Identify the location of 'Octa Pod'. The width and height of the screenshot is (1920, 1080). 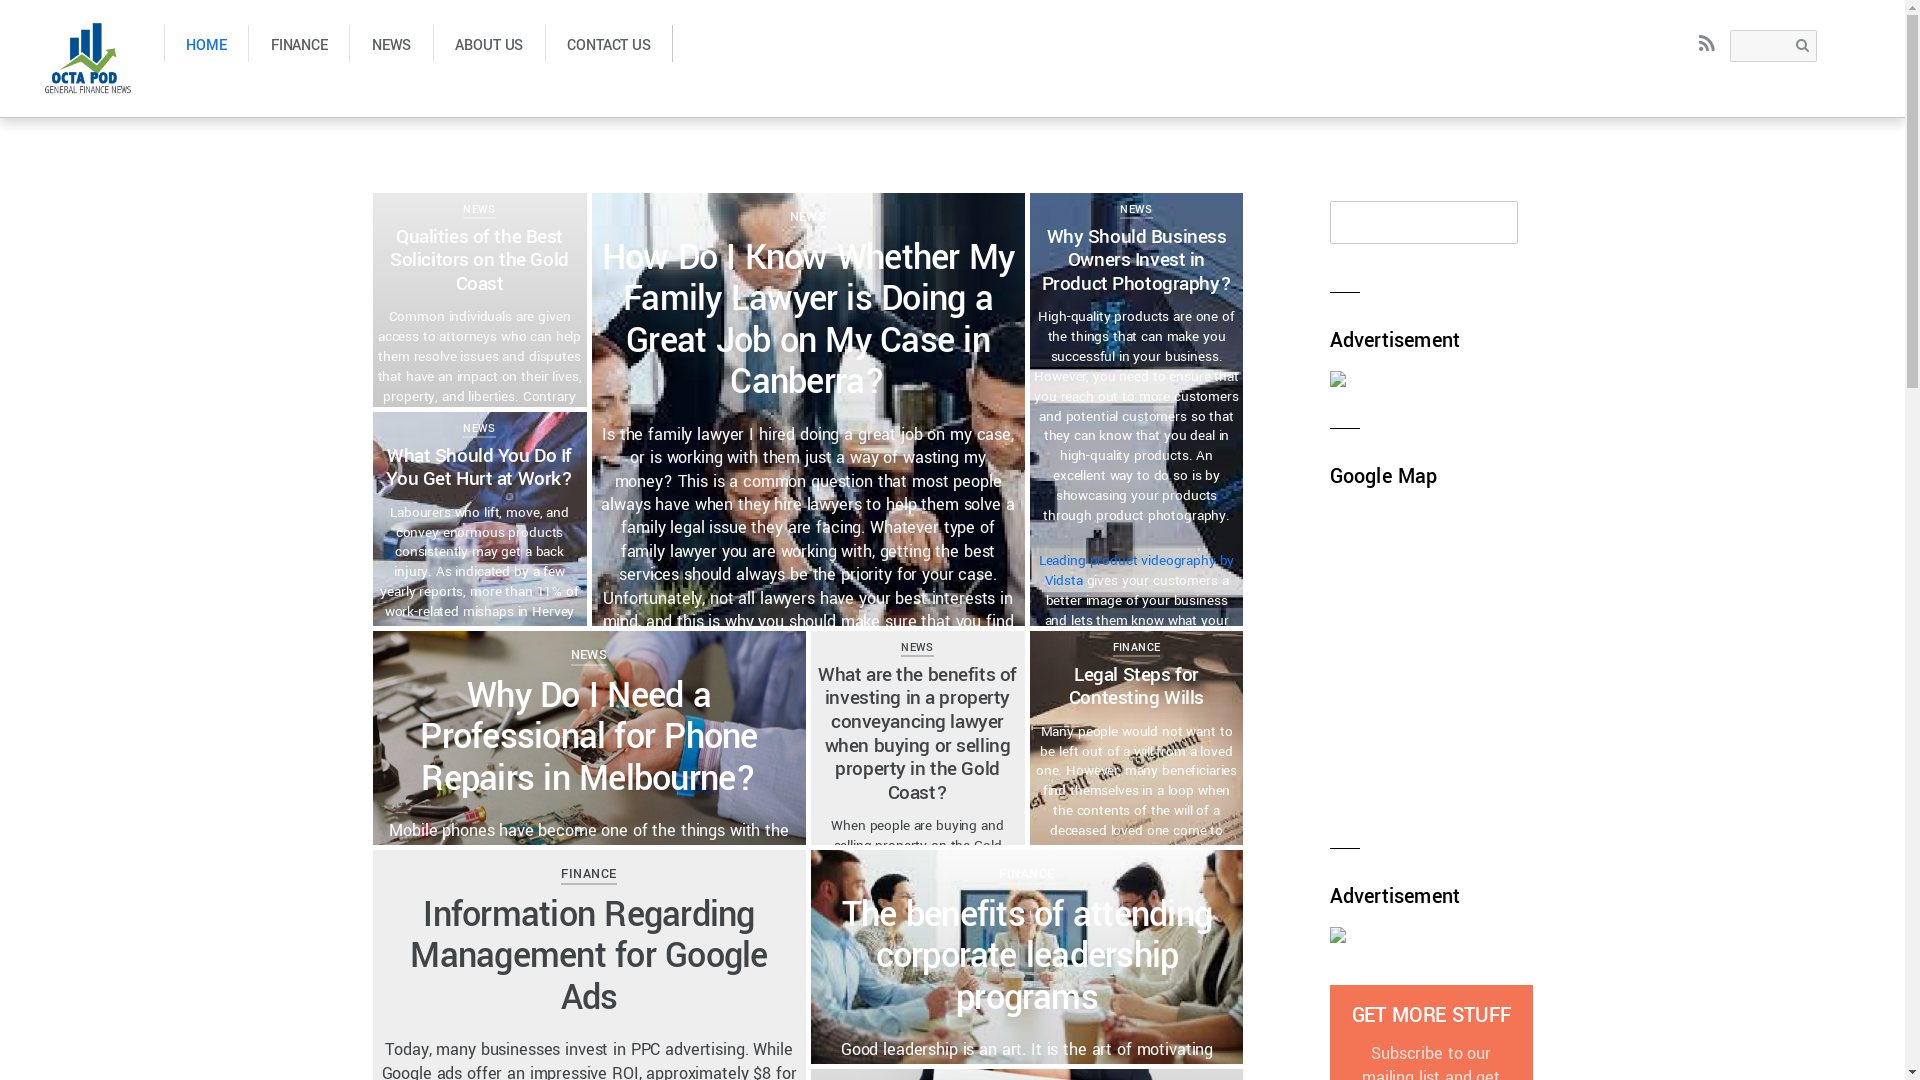
(38, 56).